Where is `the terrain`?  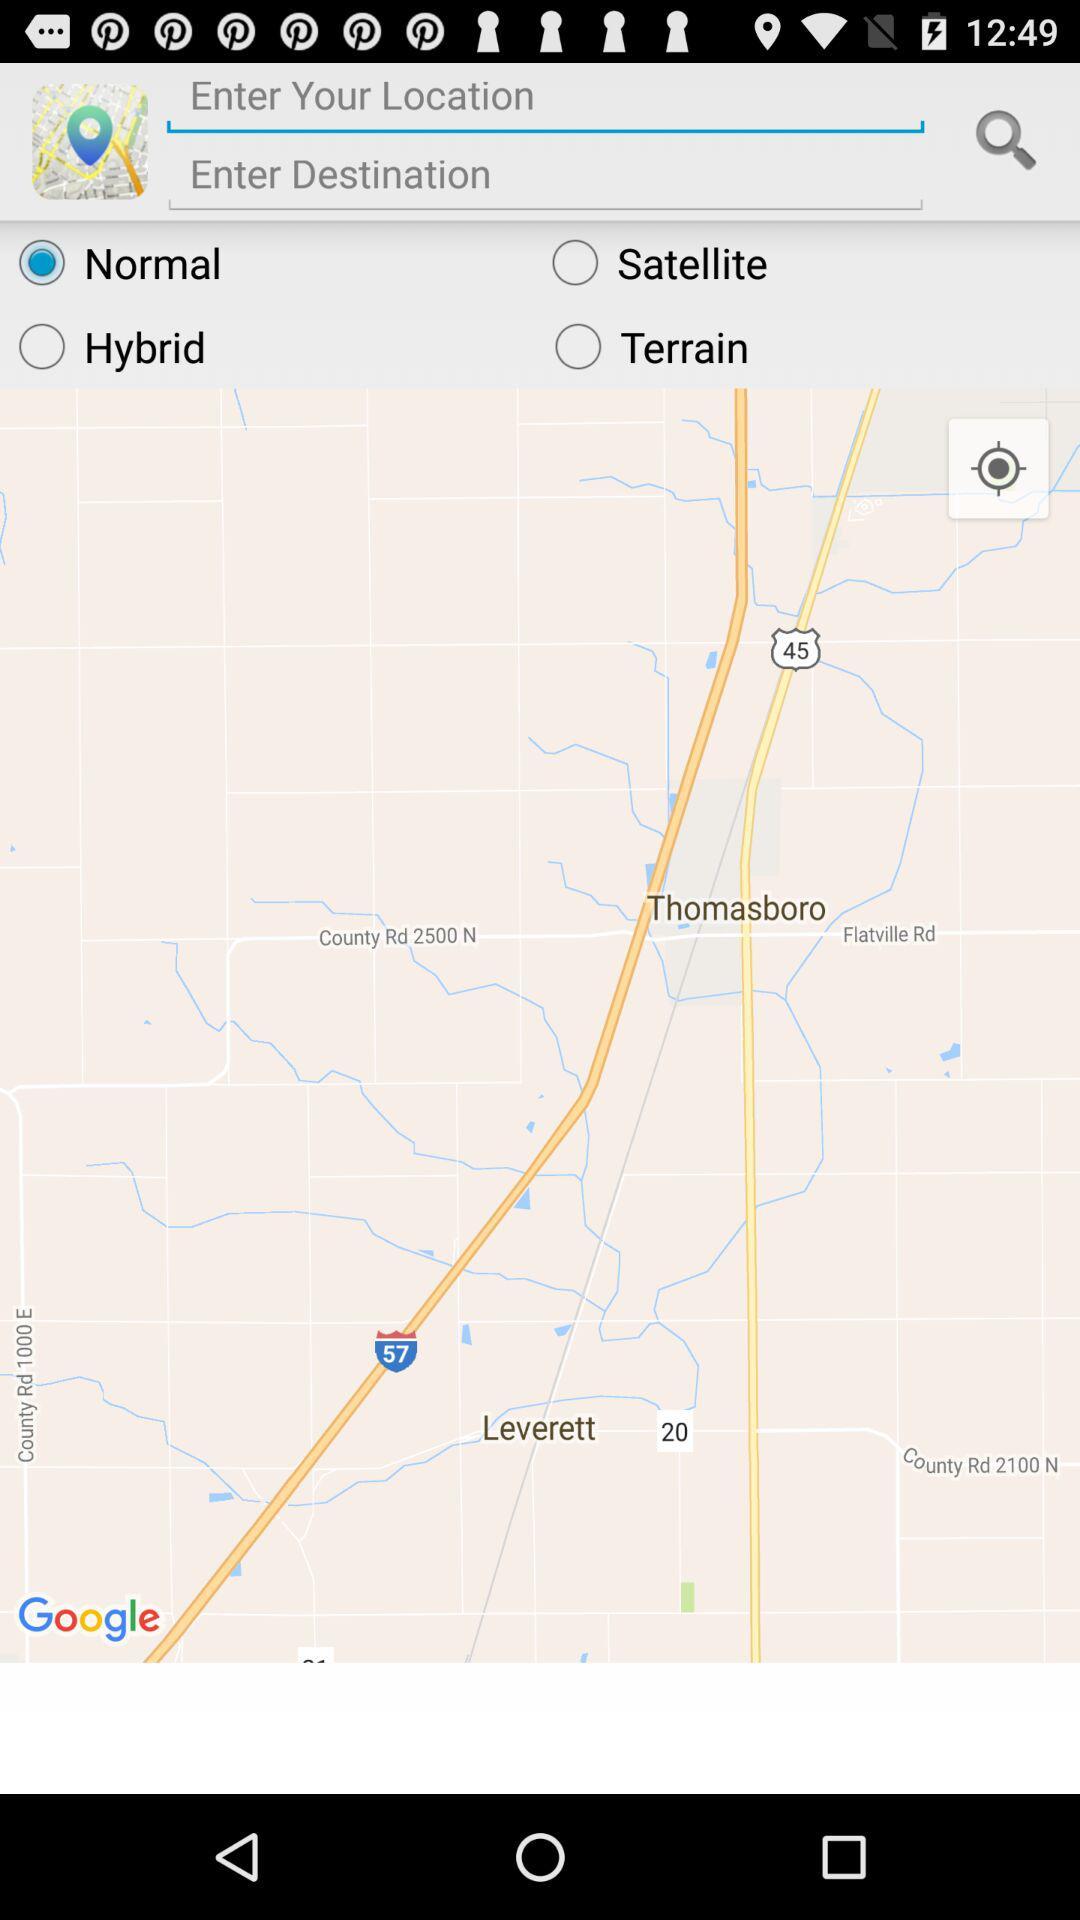 the terrain is located at coordinates (807, 346).